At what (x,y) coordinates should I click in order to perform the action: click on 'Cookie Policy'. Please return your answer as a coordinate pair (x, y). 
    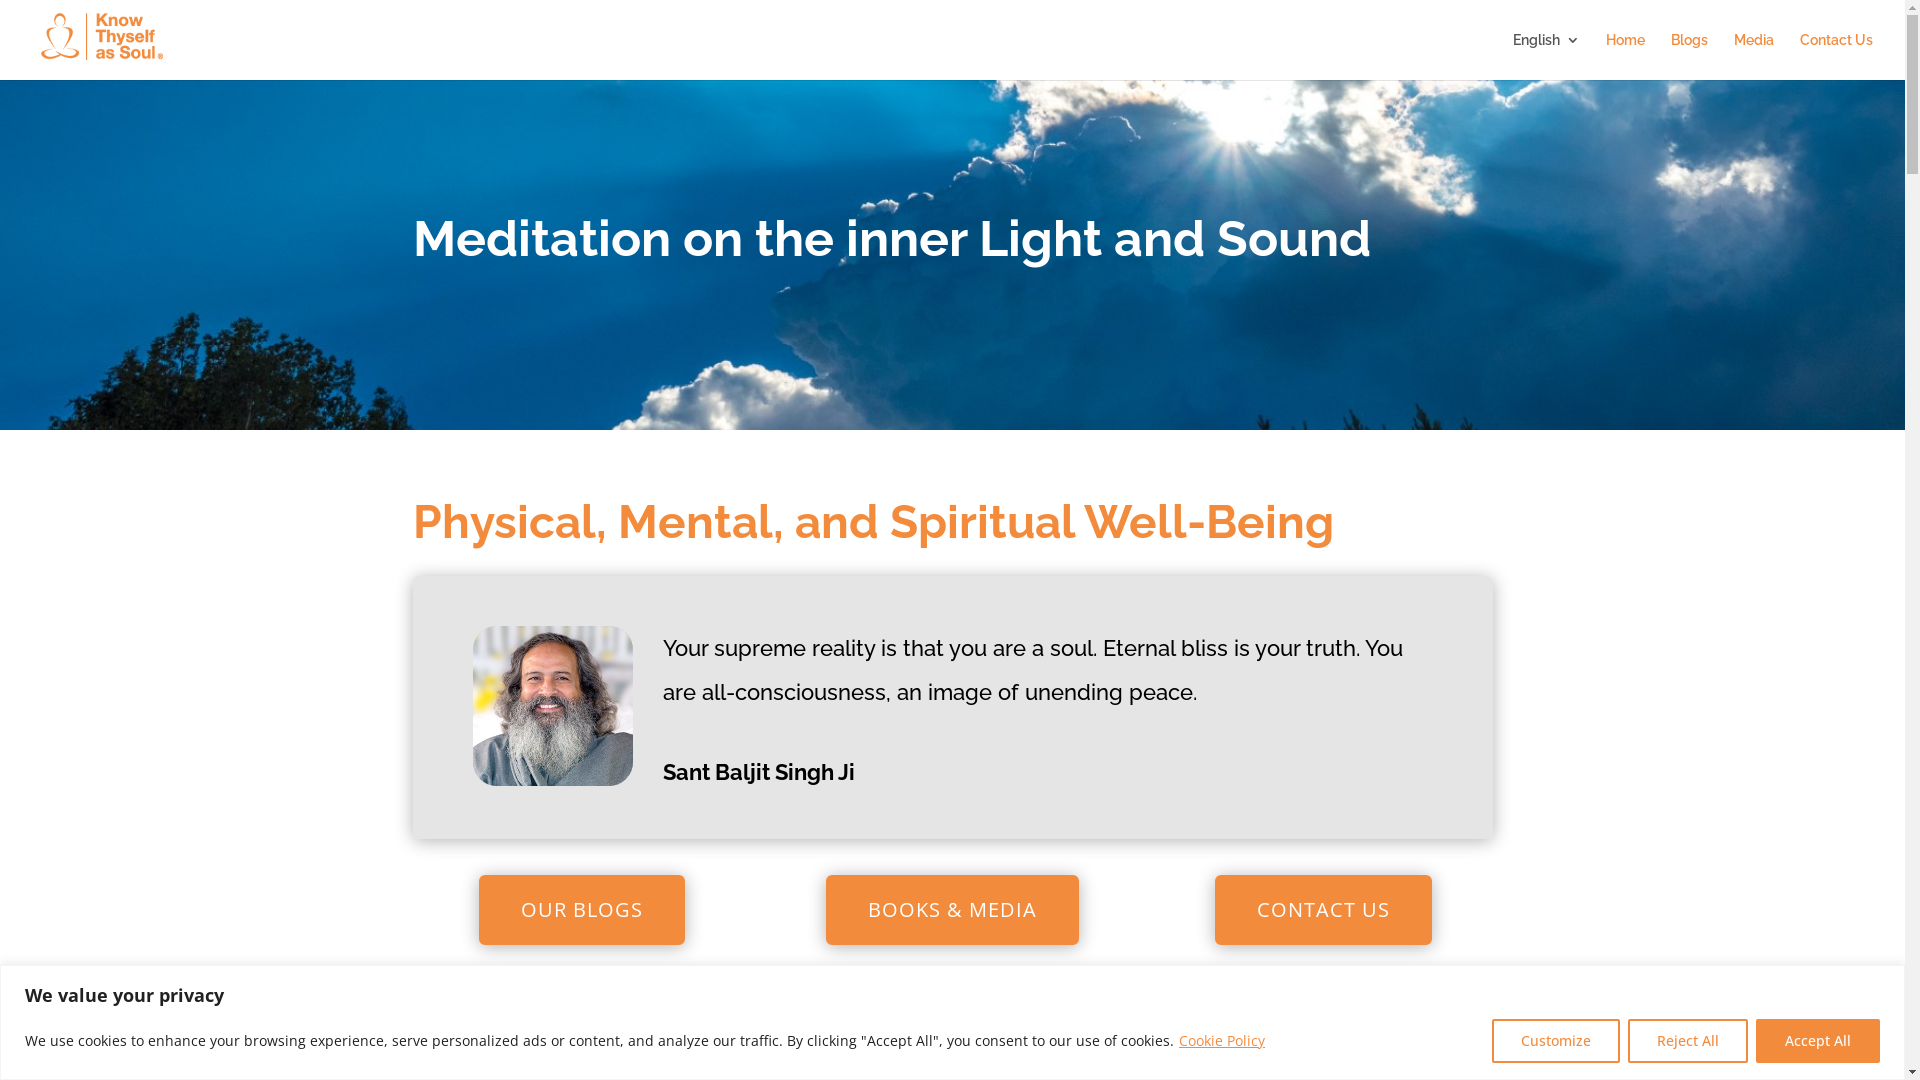
    Looking at the image, I should click on (1177, 1039).